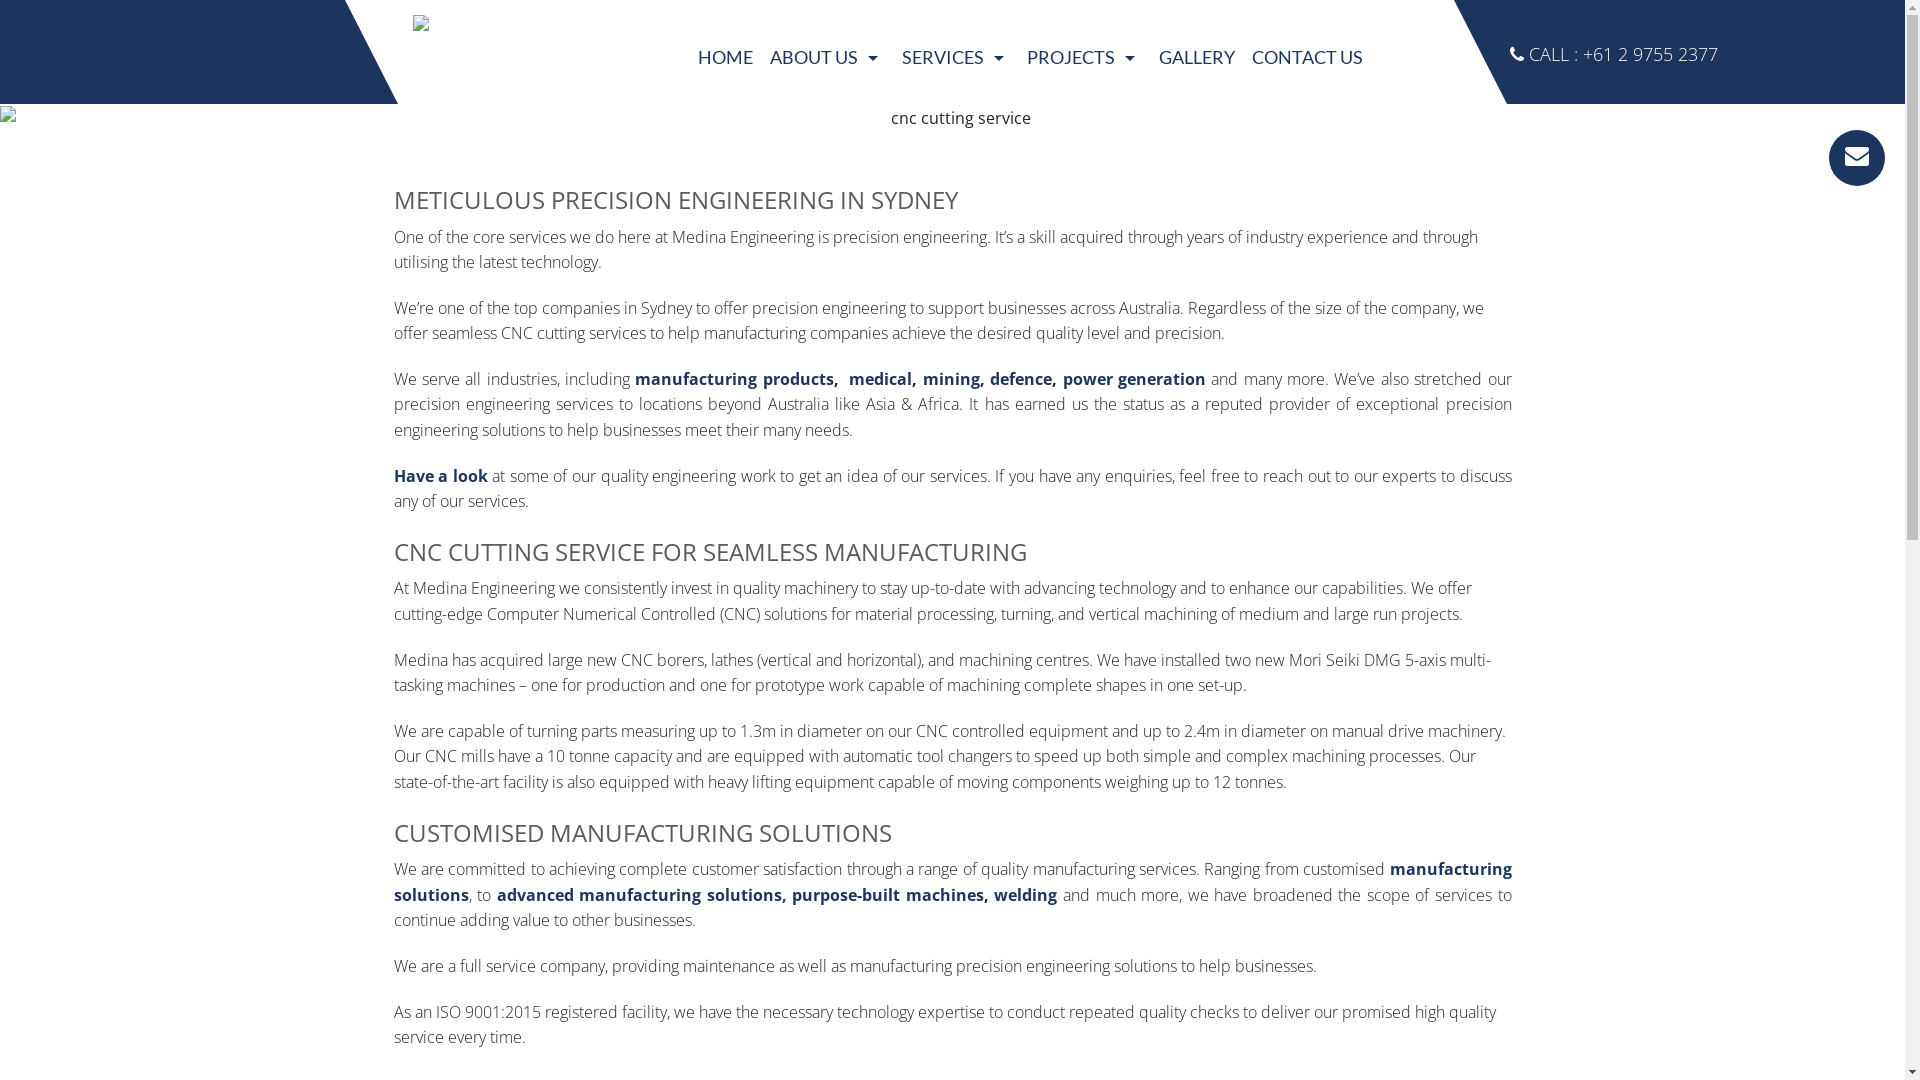 The image size is (1920, 1080). Describe the element at coordinates (1196, 56) in the screenshot. I see `'GALLERY'` at that location.